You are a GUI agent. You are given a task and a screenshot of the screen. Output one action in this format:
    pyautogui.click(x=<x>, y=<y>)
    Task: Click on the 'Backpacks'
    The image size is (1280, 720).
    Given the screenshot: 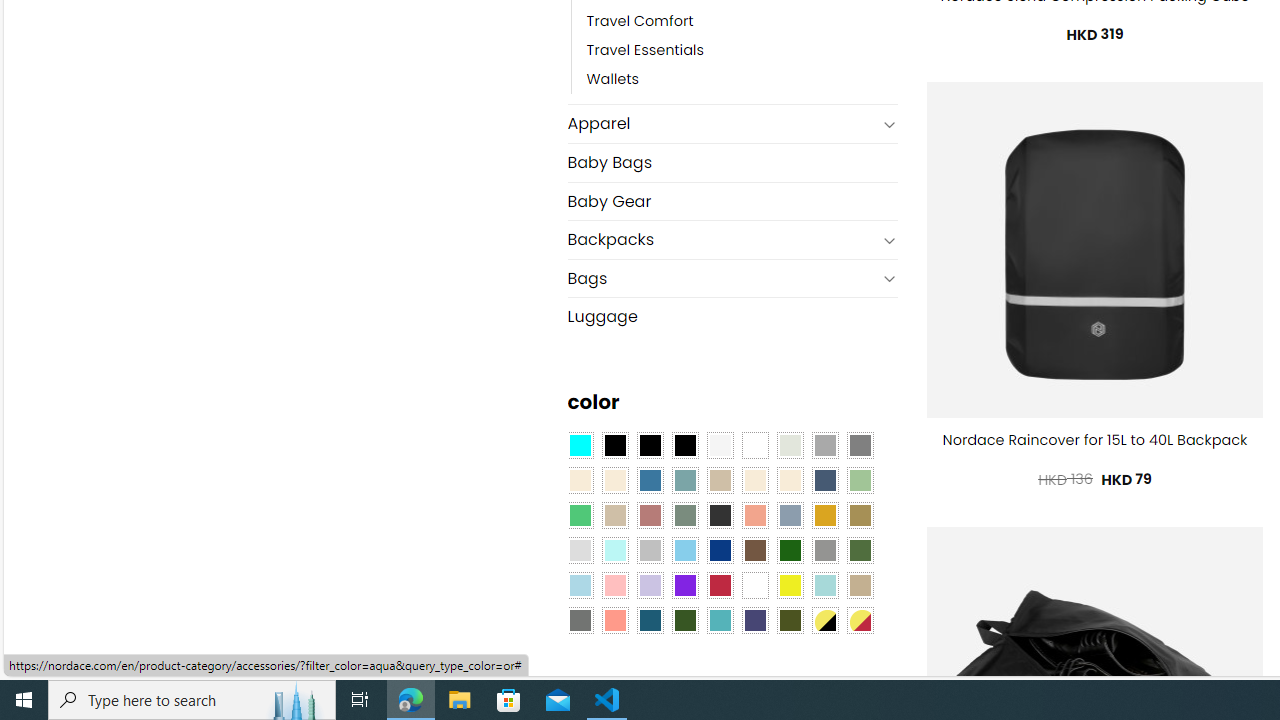 What is the action you would take?
    pyautogui.click(x=720, y=239)
    